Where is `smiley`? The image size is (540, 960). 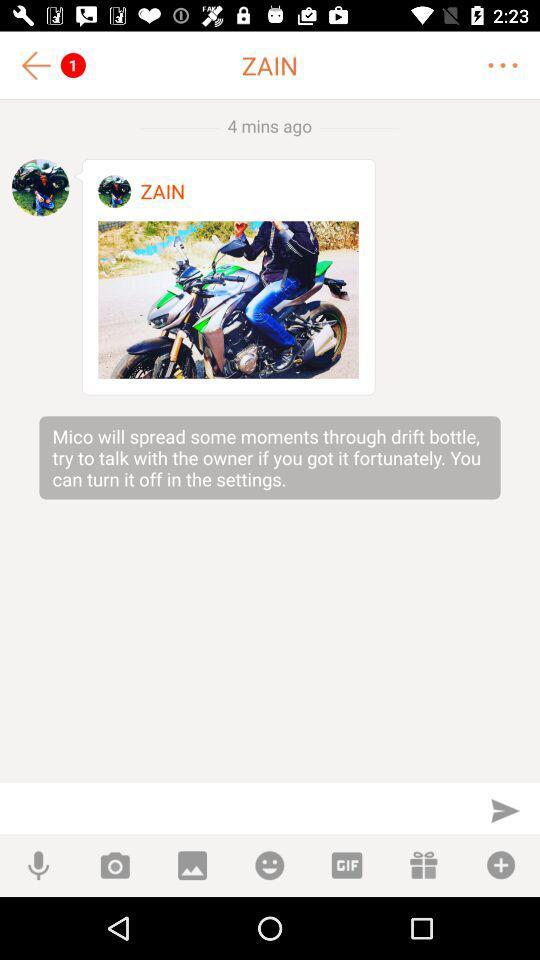 smiley is located at coordinates (269, 864).